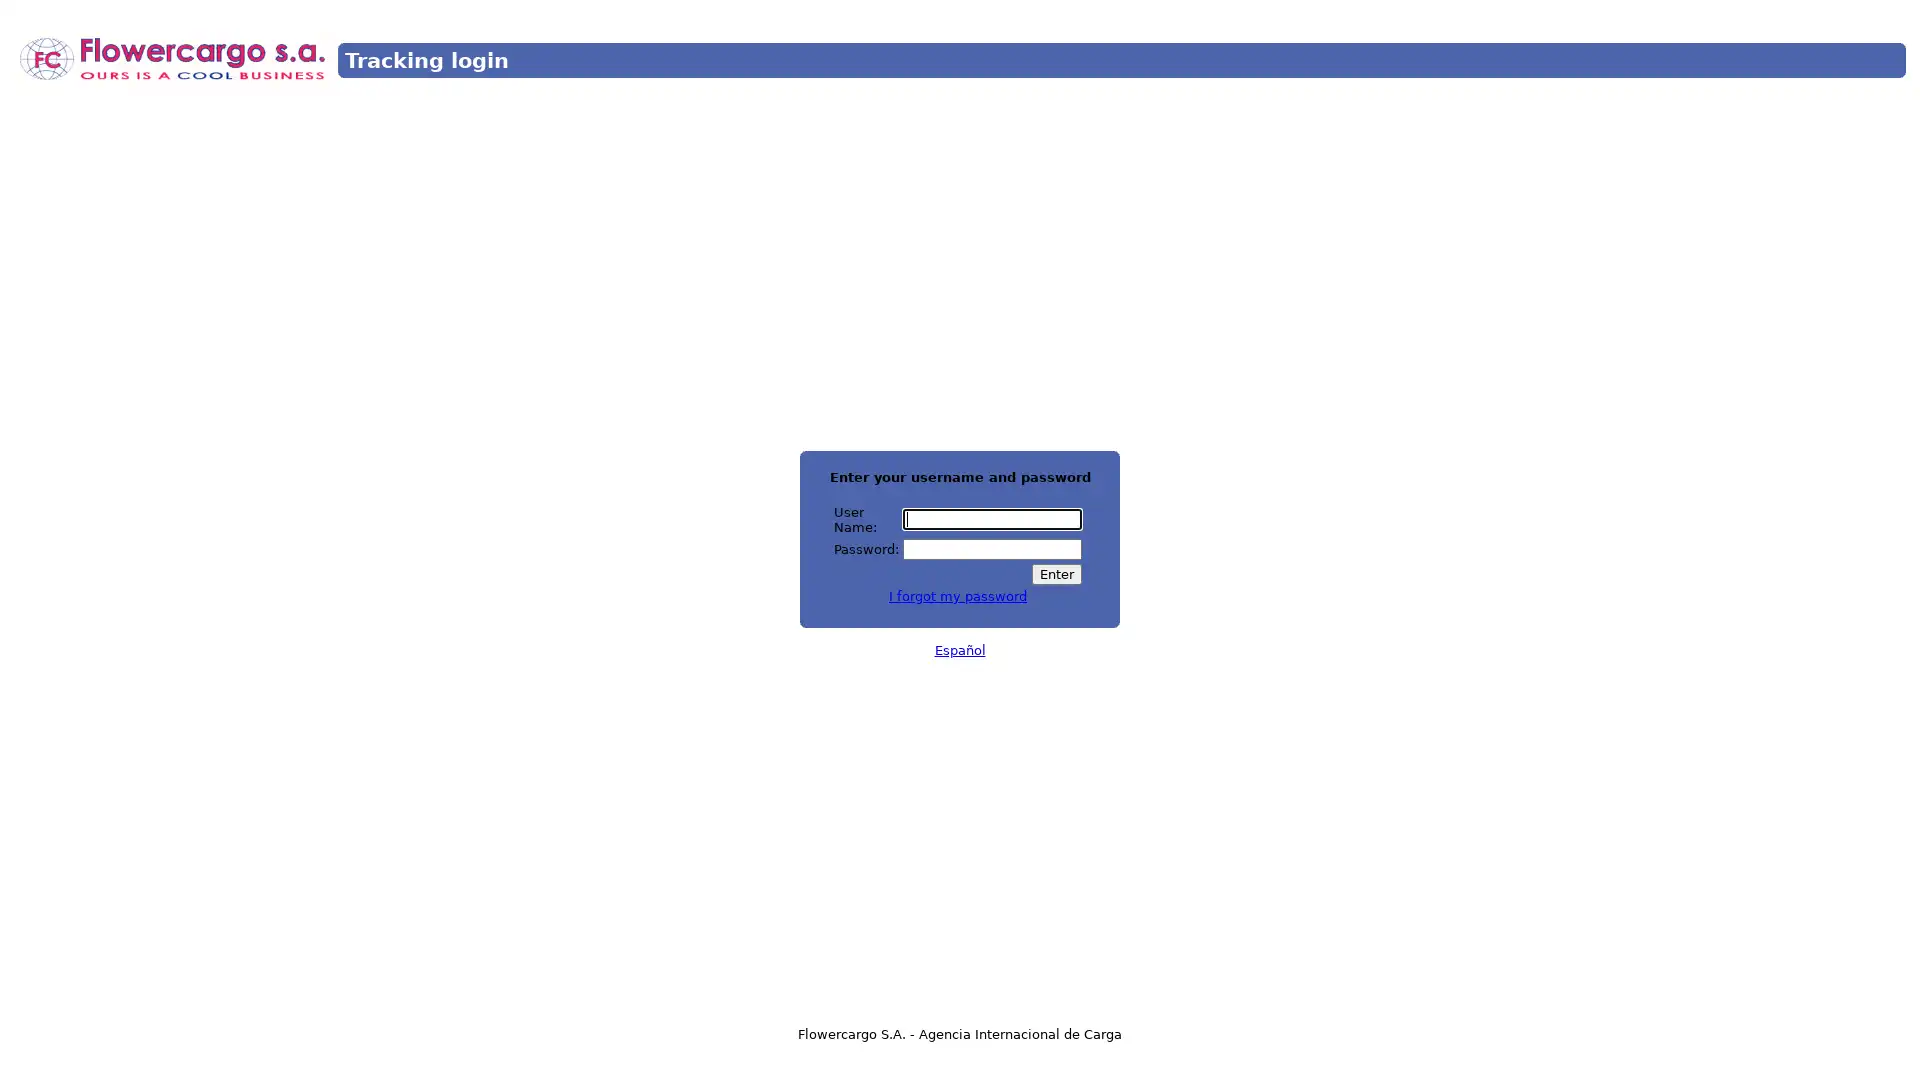  Describe the element at coordinates (1055, 573) in the screenshot. I see `Enter` at that location.